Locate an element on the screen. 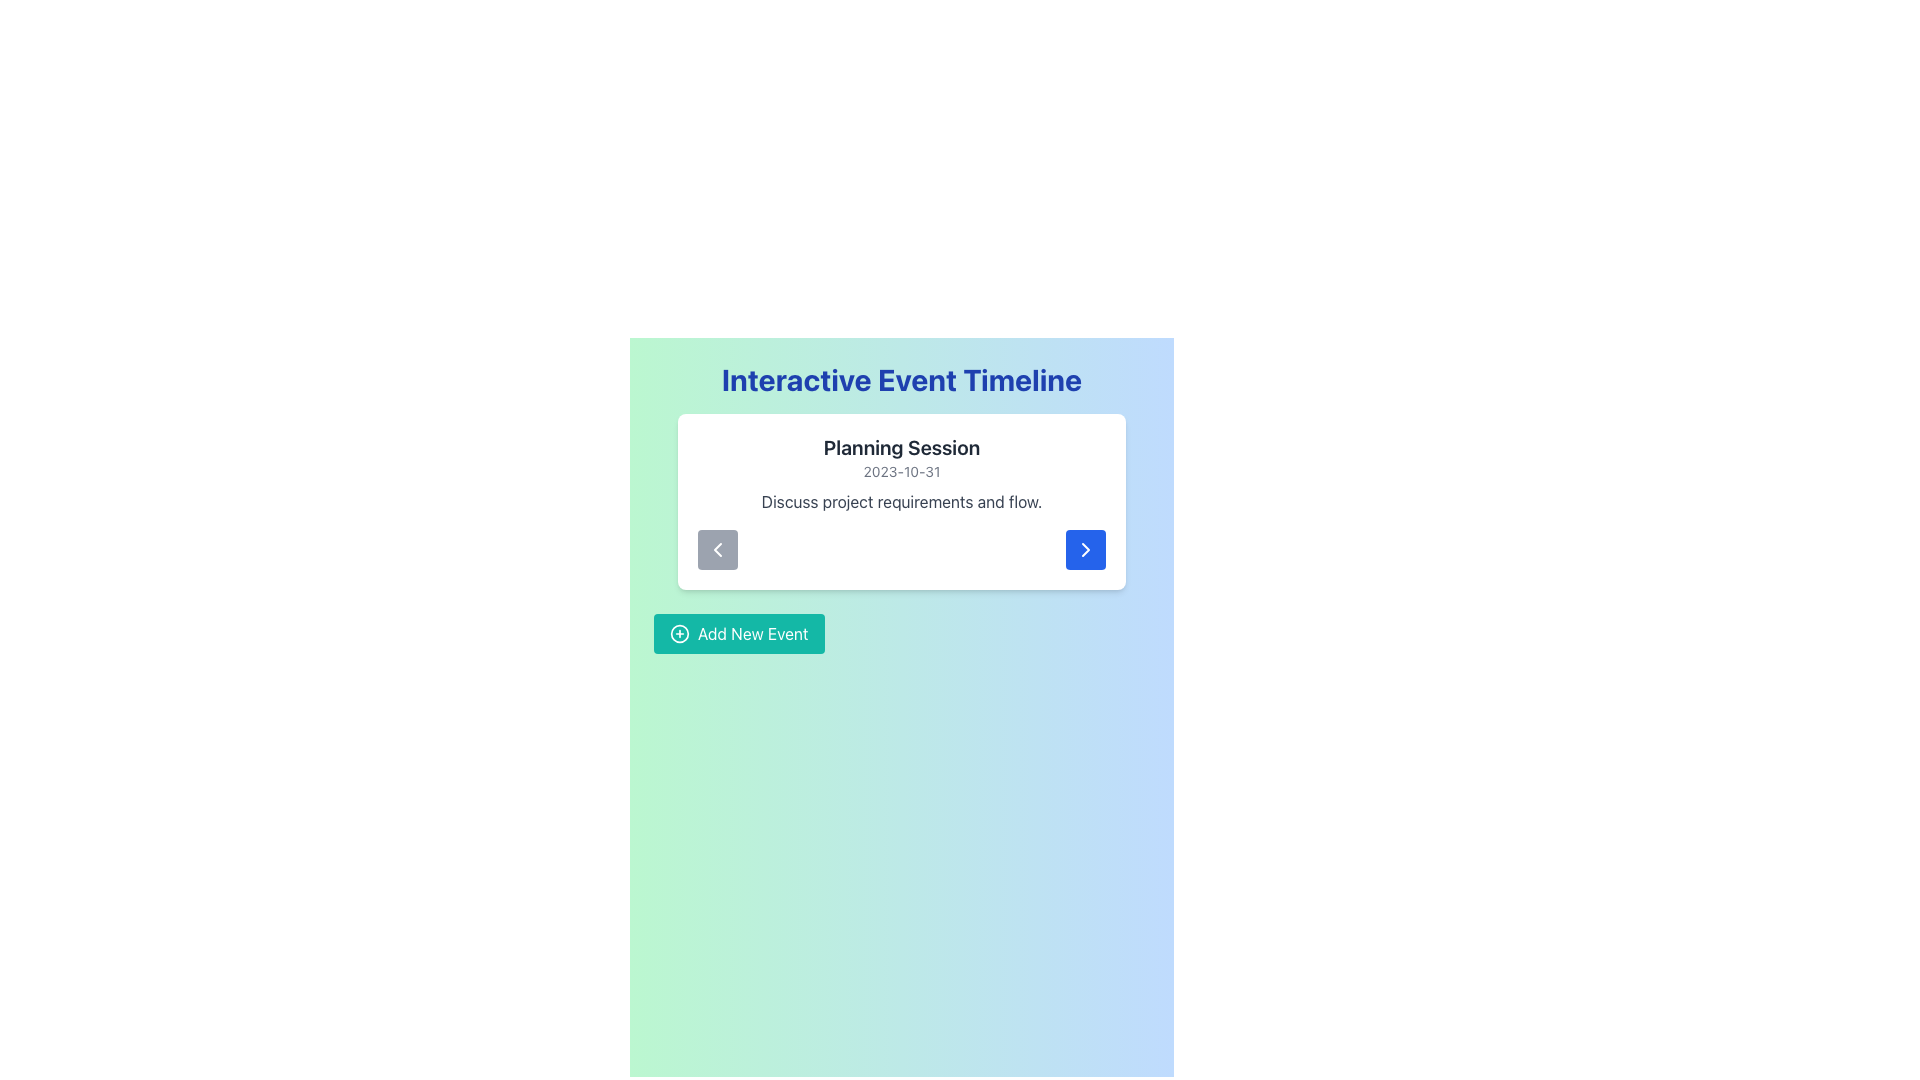 Image resolution: width=1920 pixels, height=1080 pixels. content displayed in the text block titled 'Planning Session', which includes the date '2023-10-31' and the description 'Discuss project requirements and flow.' is located at coordinates (901, 474).